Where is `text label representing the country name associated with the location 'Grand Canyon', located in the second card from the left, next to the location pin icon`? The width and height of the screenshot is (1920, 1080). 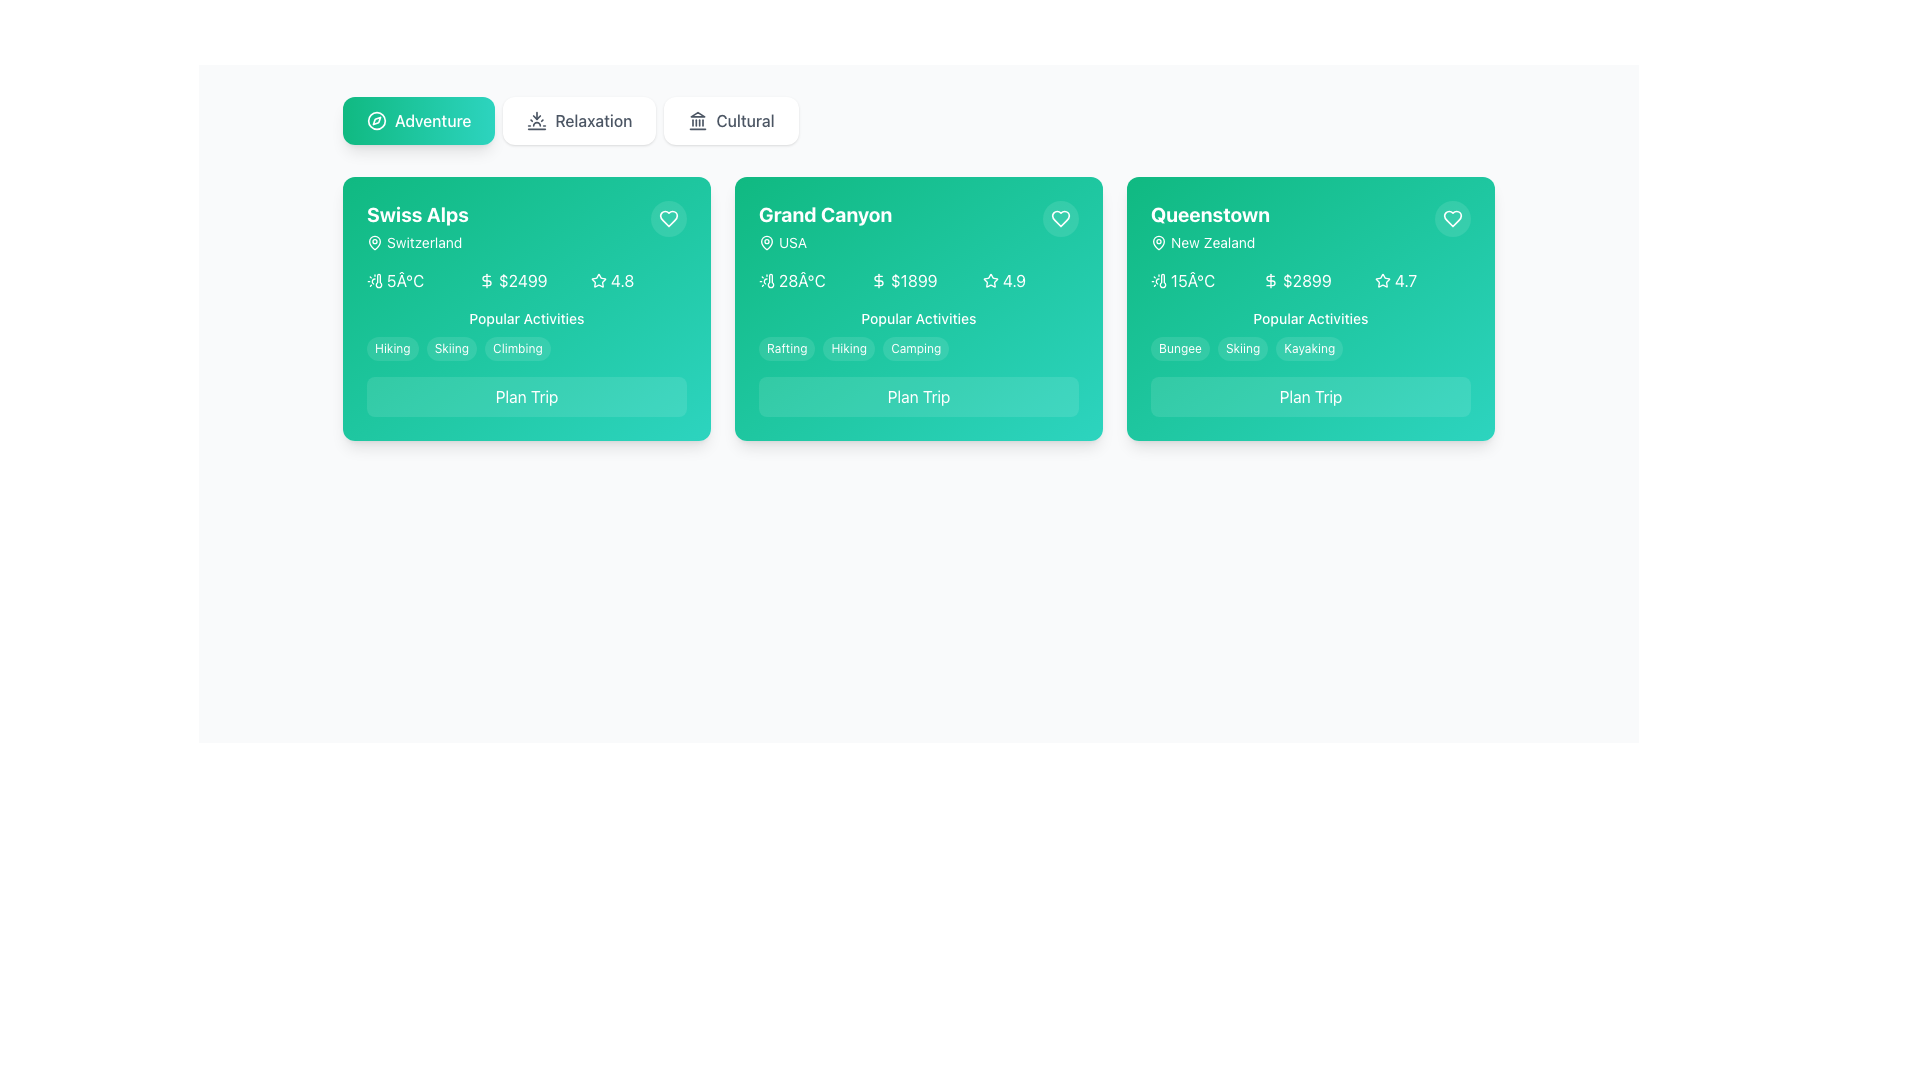
text label representing the country name associated with the location 'Grand Canyon', located in the second card from the left, next to the location pin icon is located at coordinates (792, 242).